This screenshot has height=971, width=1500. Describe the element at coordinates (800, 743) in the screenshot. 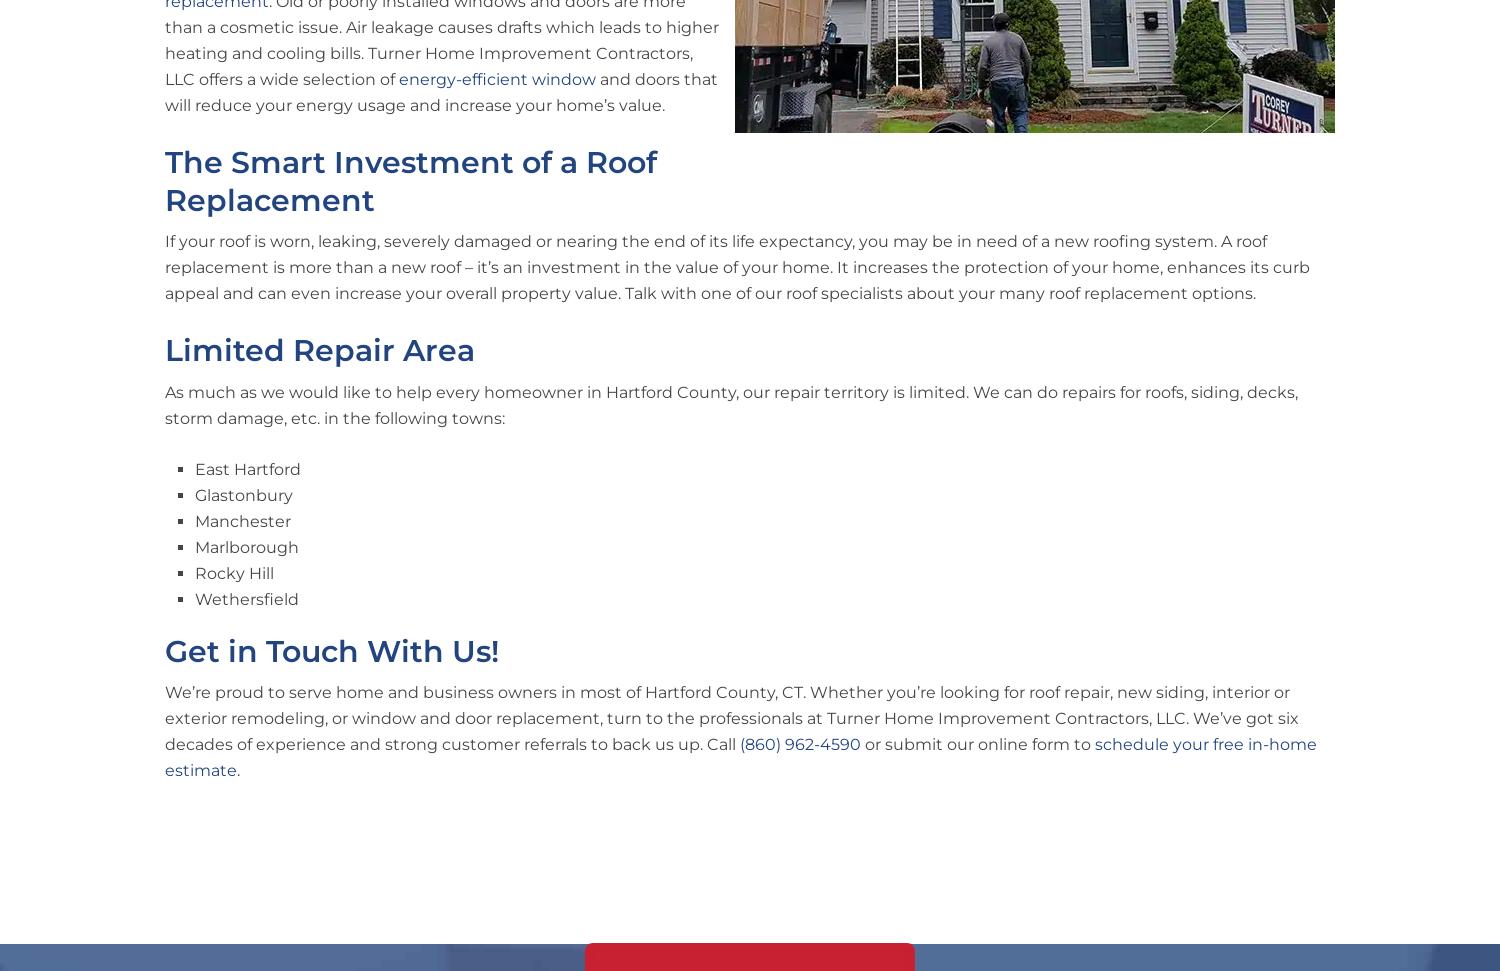

I see `'(860) 962-4590'` at that location.